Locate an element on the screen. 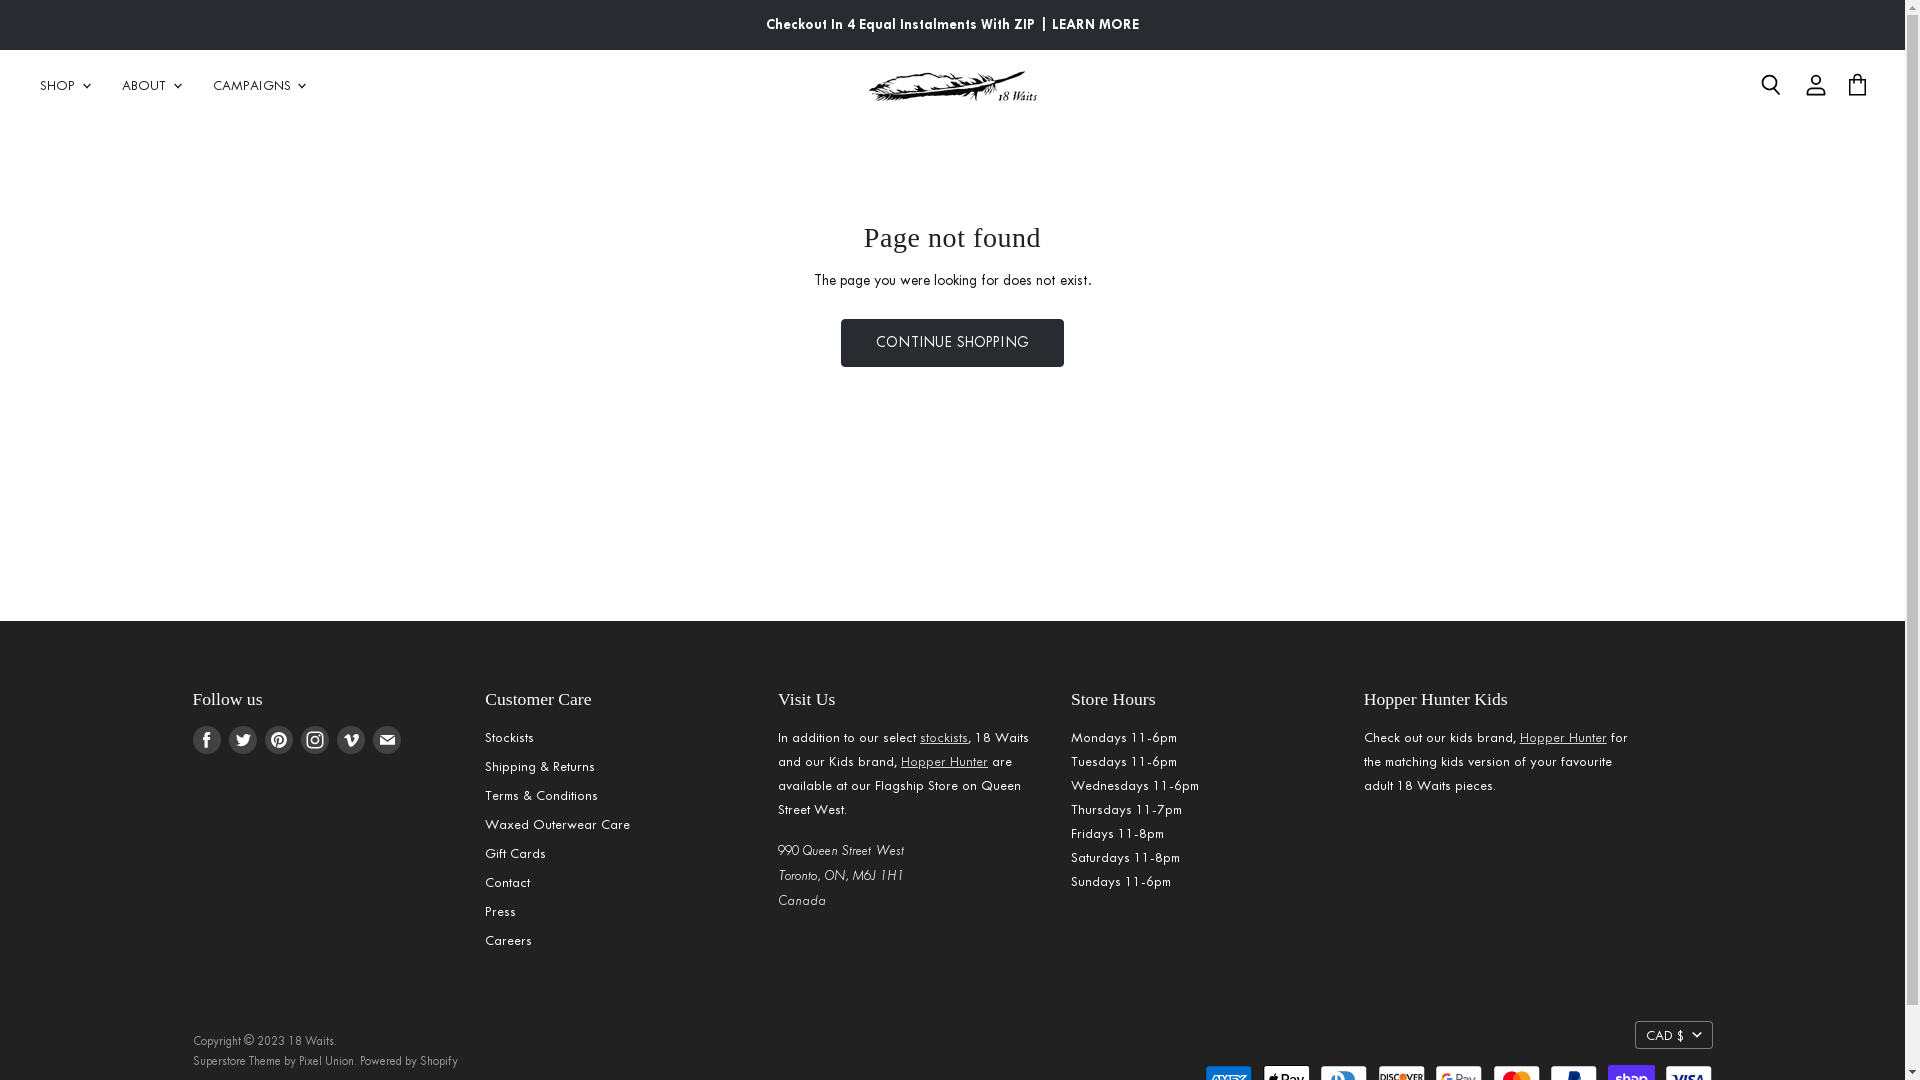 Image resolution: width=1920 pixels, height=1080 pixels. 'stockists' is located at coordinates (943, 737).